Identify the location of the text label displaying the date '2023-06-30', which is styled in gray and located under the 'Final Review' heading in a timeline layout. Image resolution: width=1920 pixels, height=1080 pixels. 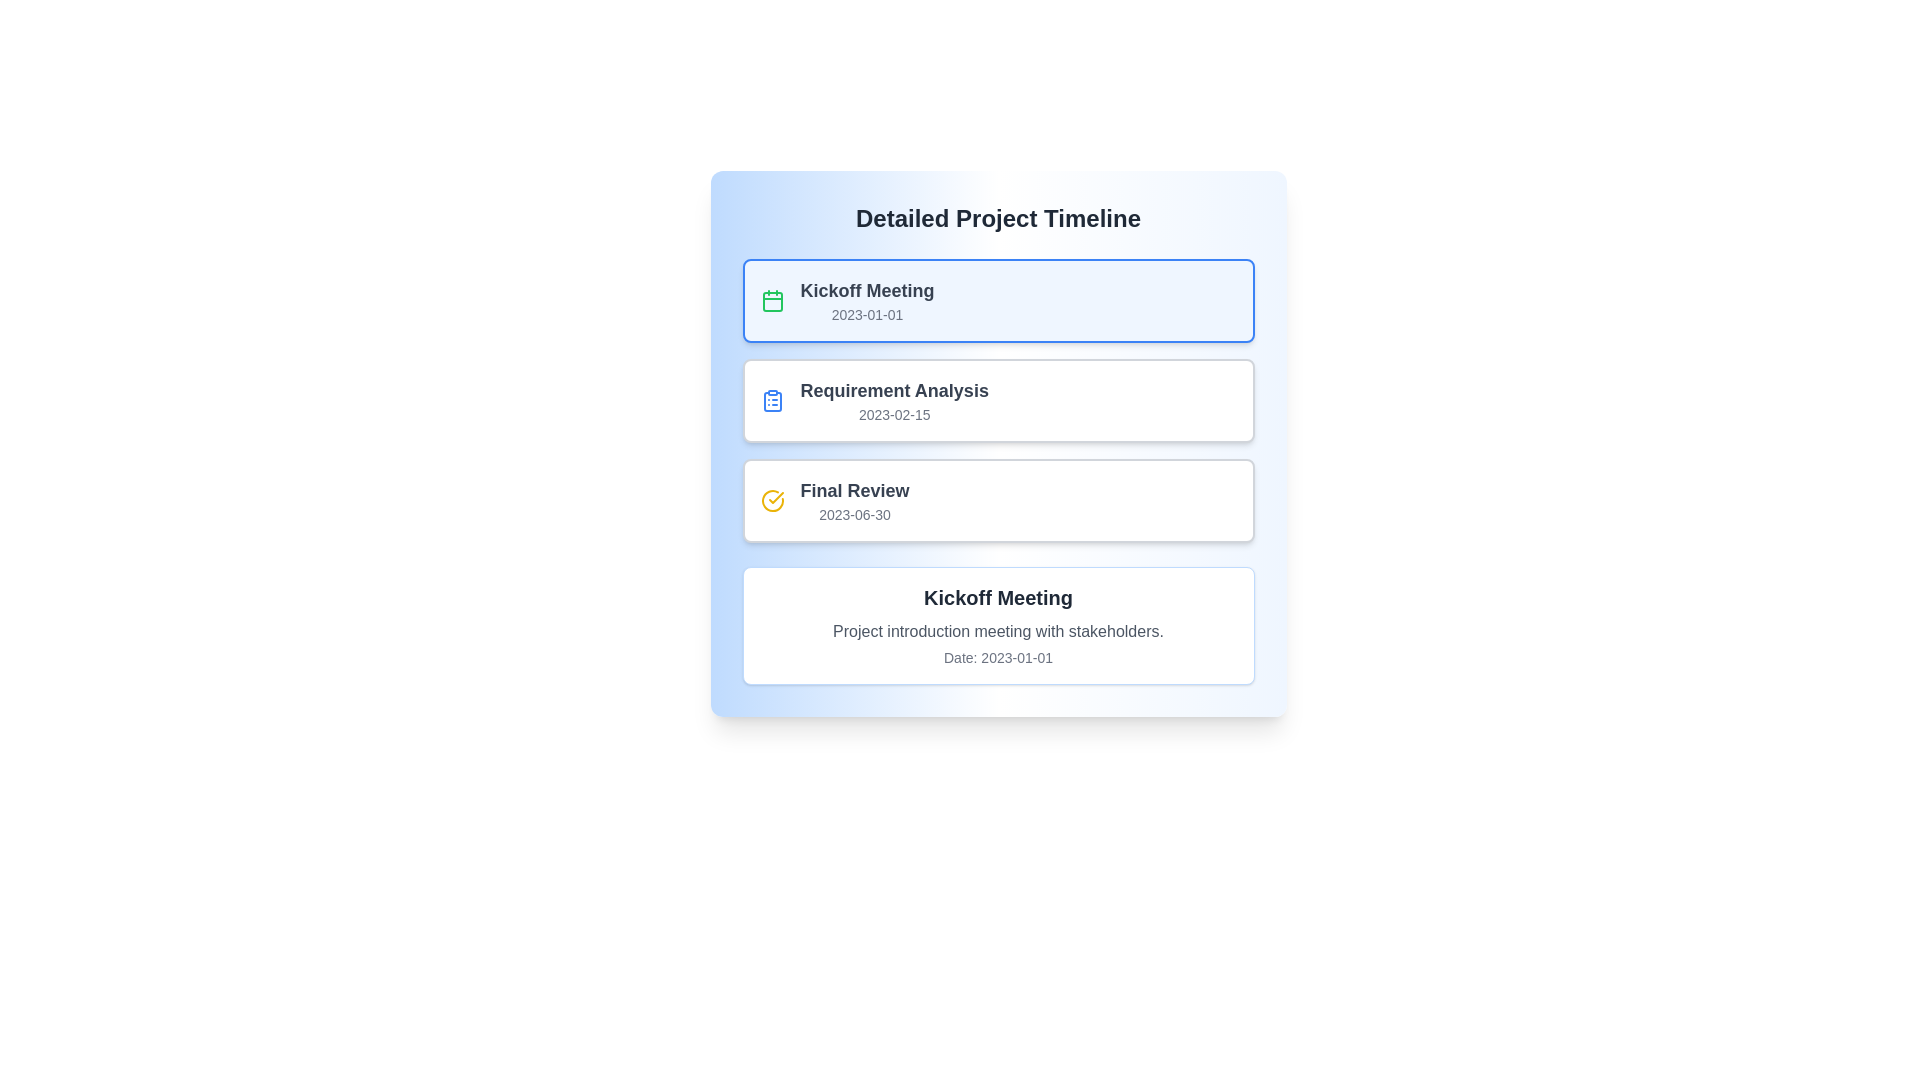
(854, 514).